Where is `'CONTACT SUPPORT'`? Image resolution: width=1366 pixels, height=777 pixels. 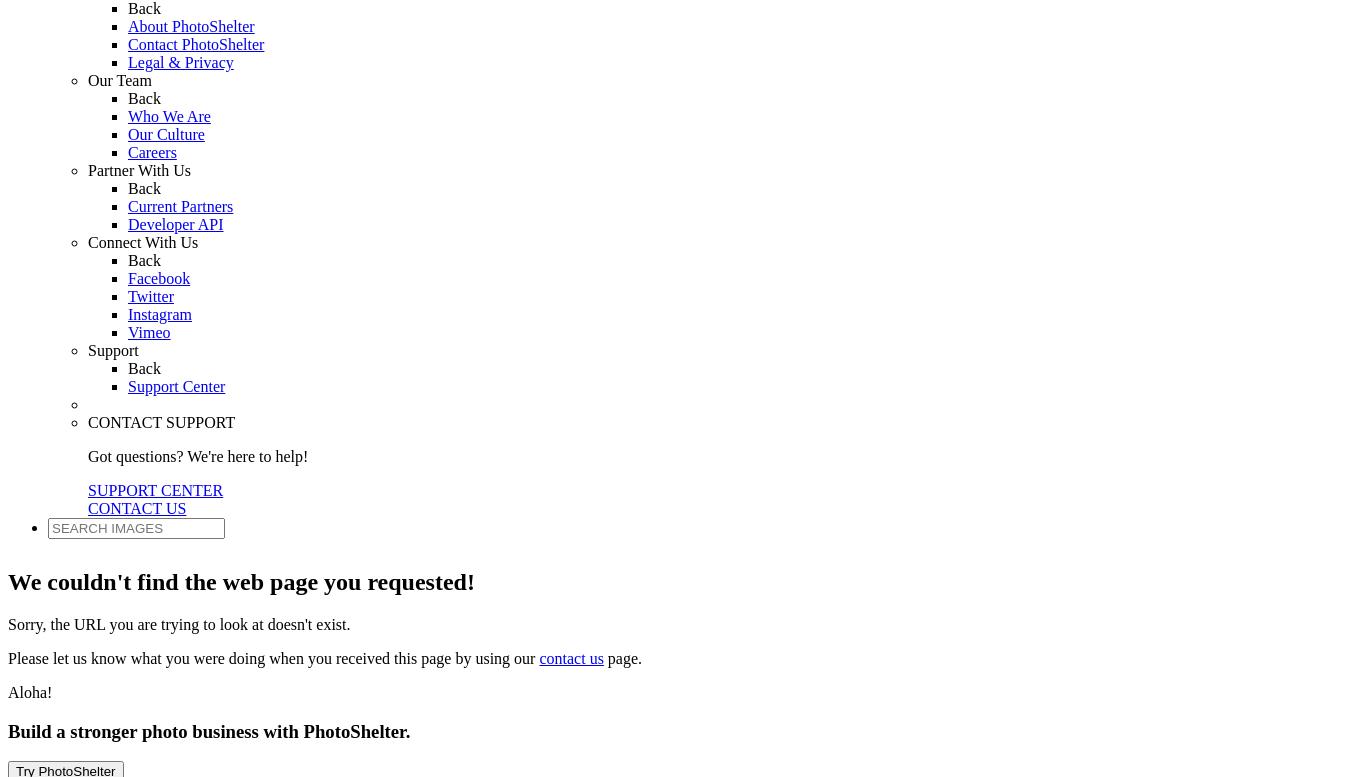
'CONTACT SUPPORT' is located at coordinates (160, 420).